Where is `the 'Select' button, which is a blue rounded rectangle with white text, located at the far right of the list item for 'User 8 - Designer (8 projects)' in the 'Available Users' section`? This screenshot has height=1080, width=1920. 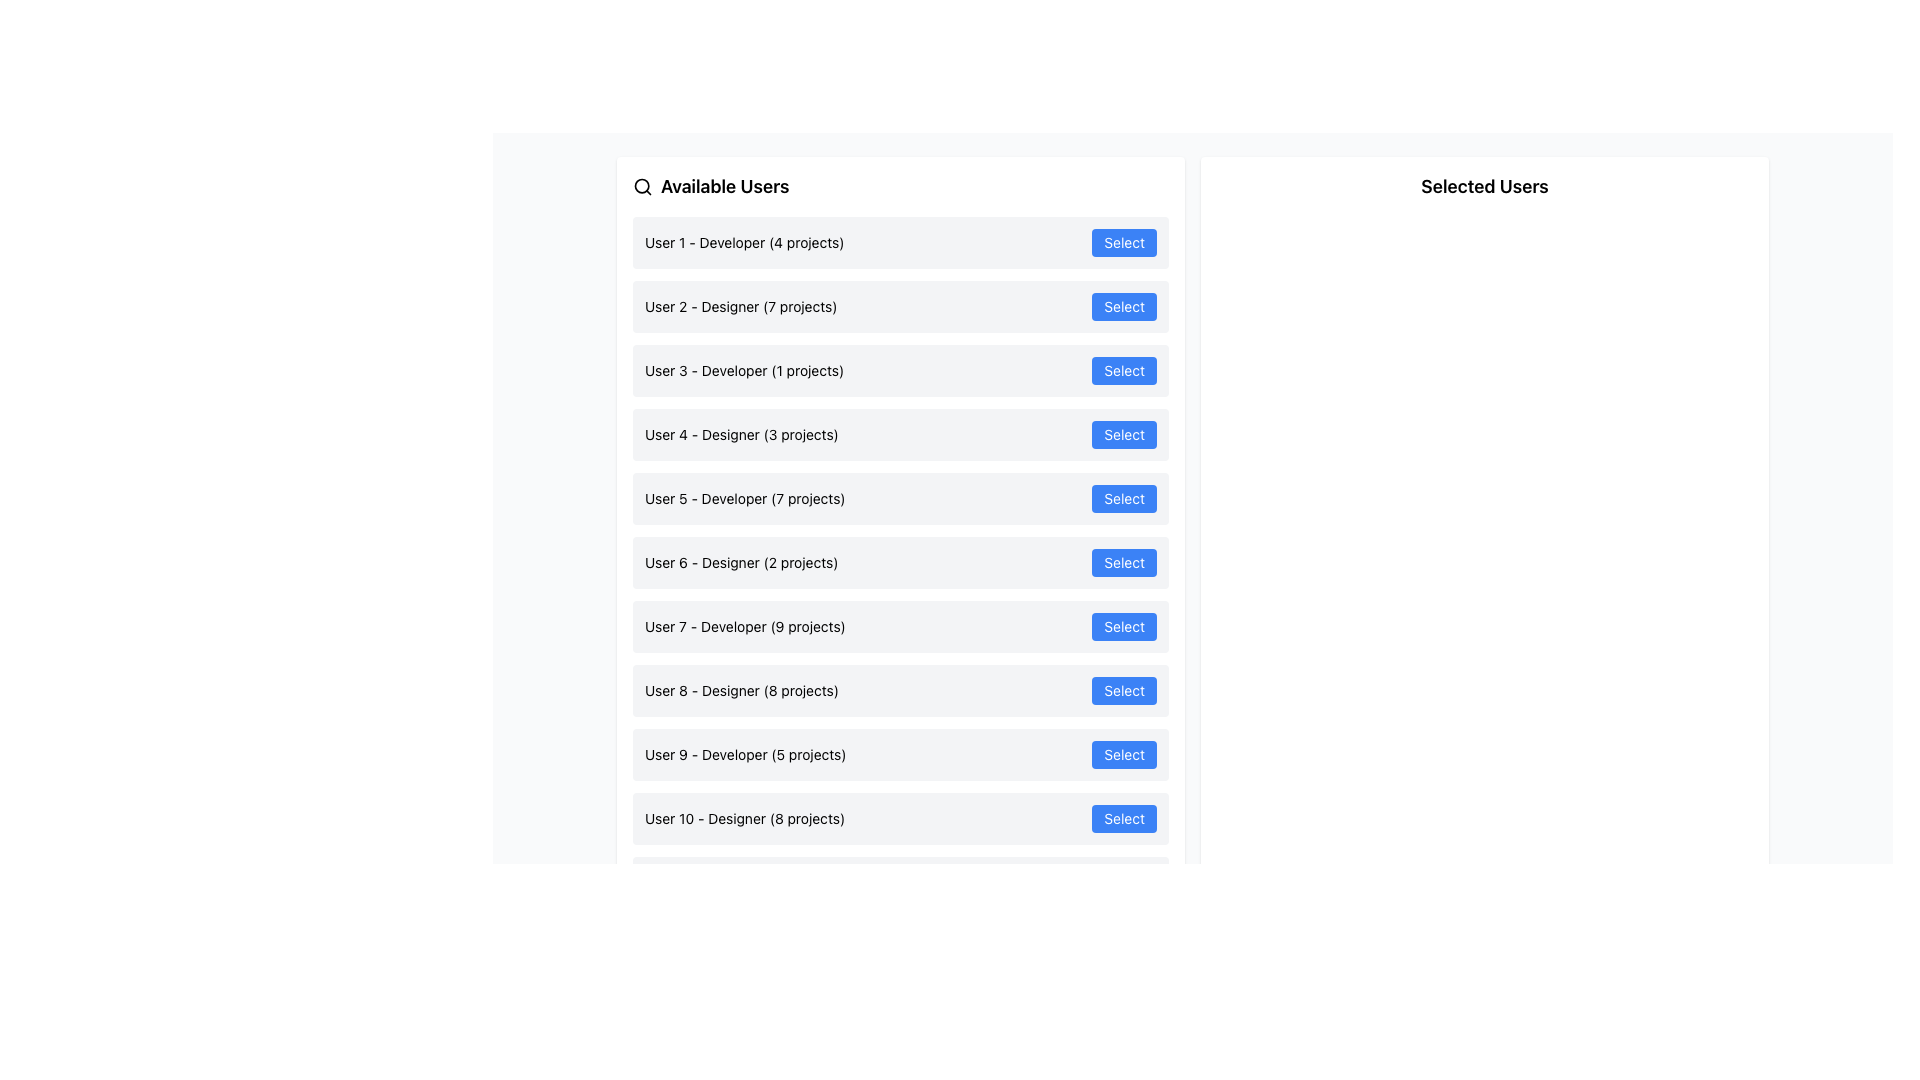 the 'Select' button, which is a blue rounded rectangle with white text, located at the far right of the list item for 'User 8 - Designer (8 projects)' in the 'Available Users' section is located at coordinates (1124, 689).